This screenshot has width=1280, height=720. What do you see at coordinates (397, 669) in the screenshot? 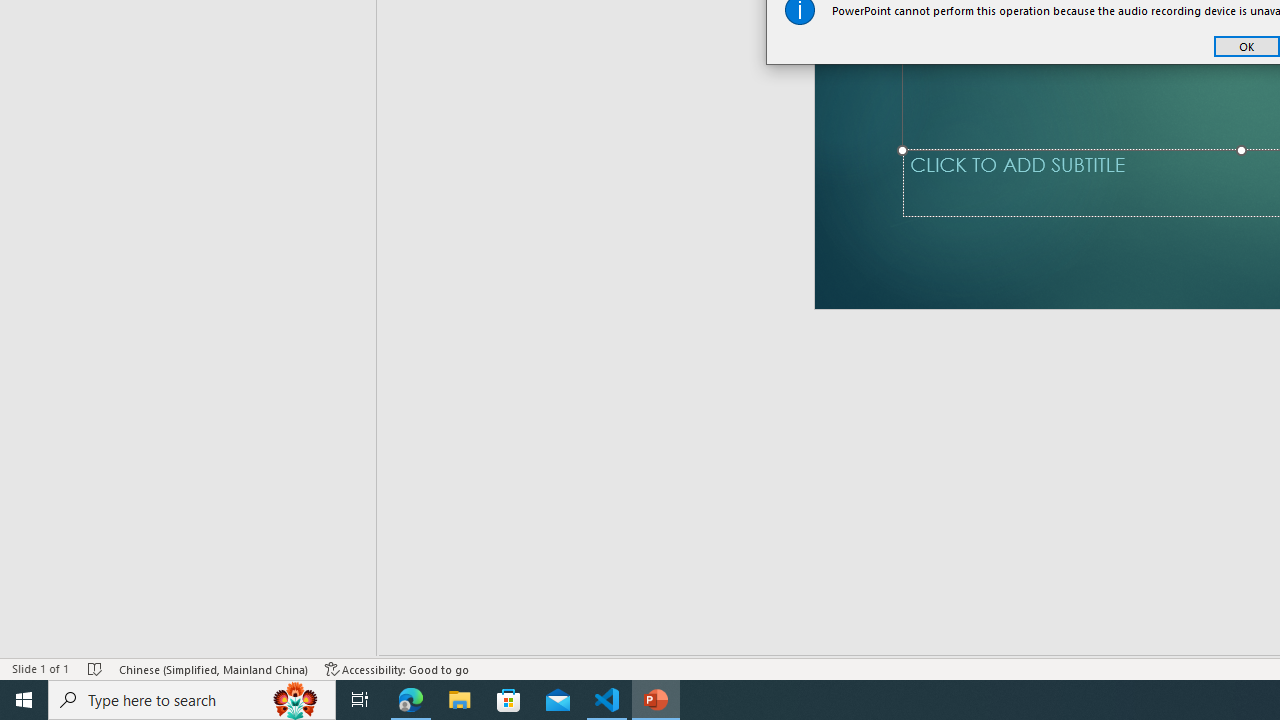
I see `'Accessibility Checker Accessibility: Good to go'` at bounding box center [397, 669].